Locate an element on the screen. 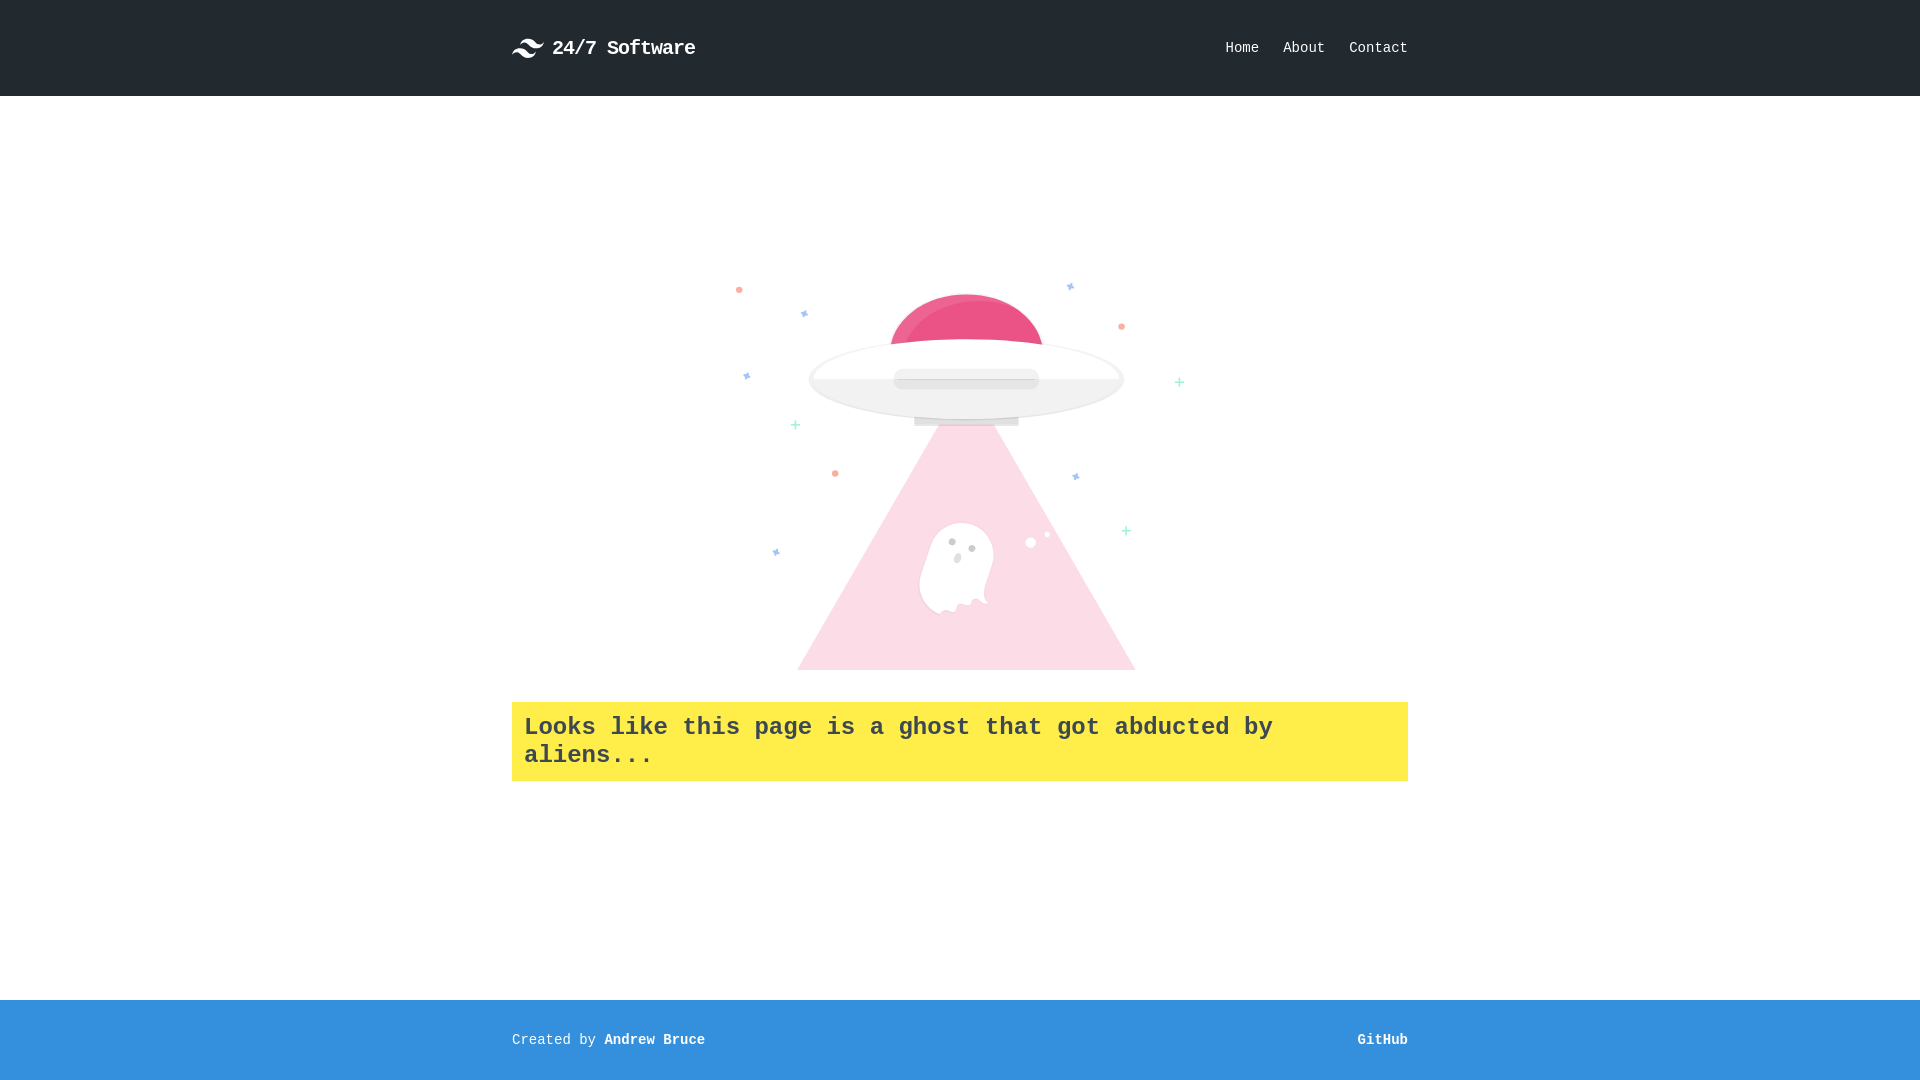 The width and height of the screenshot is (1920, 1080). '24/7 Software' is located at coordinates (512, 46).